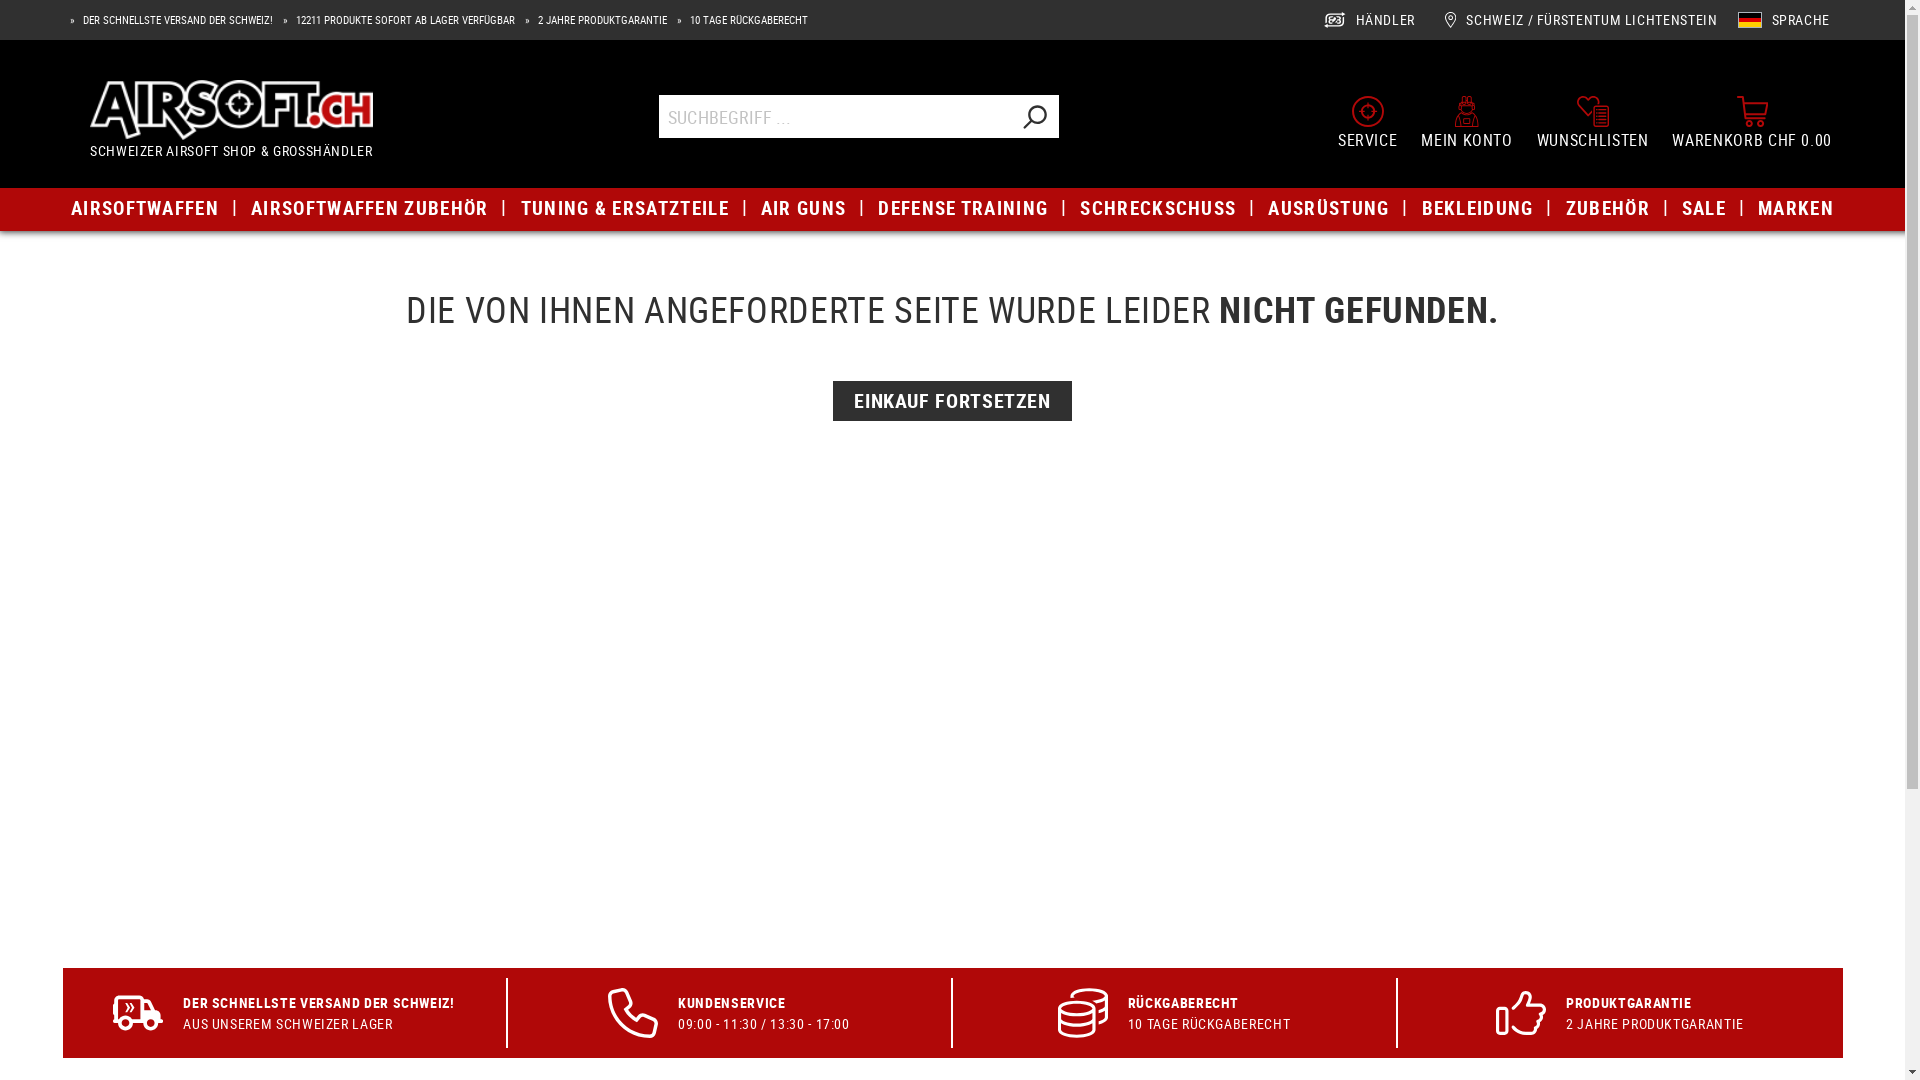  What do you see at coordinates (743, 208) in the screenshot?
I see `'AIR GUNS'` at bounding box center [743, 208].